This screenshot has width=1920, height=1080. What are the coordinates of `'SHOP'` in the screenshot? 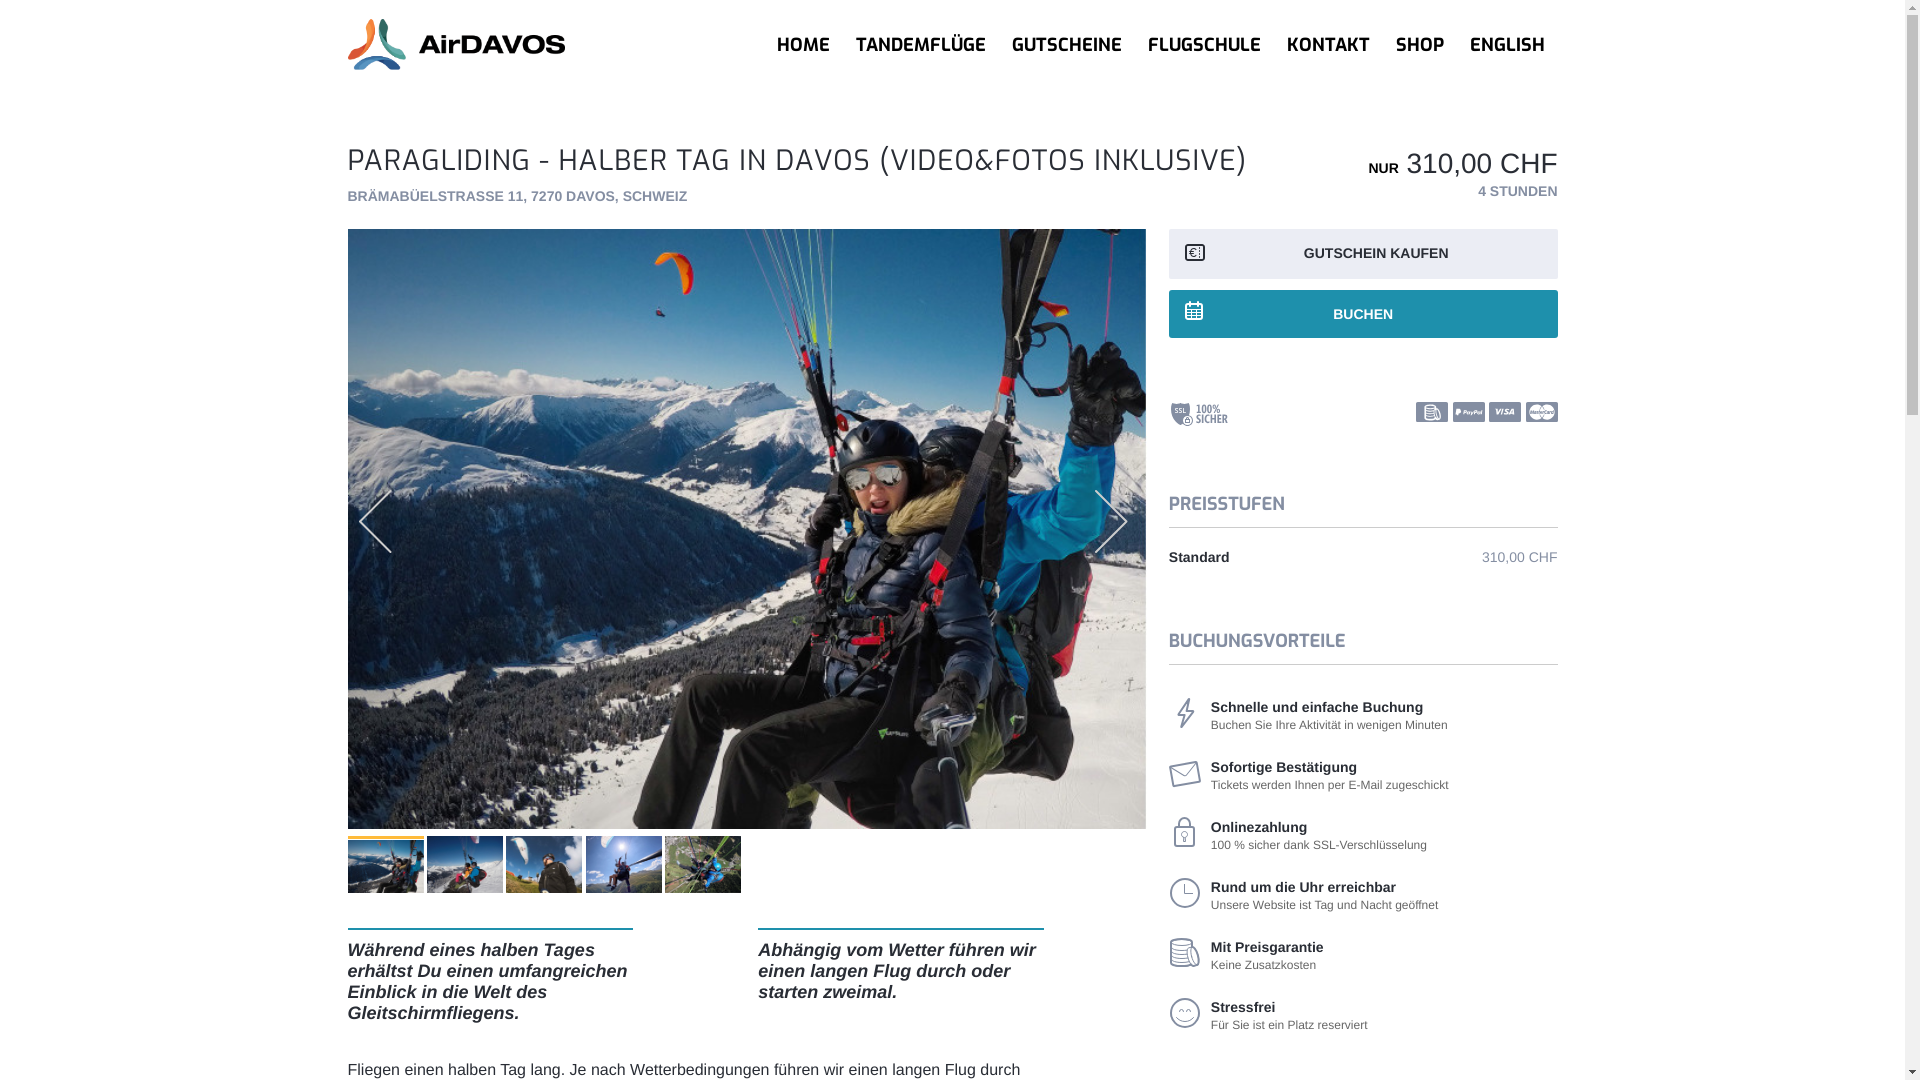 It's located at (1418, 45).